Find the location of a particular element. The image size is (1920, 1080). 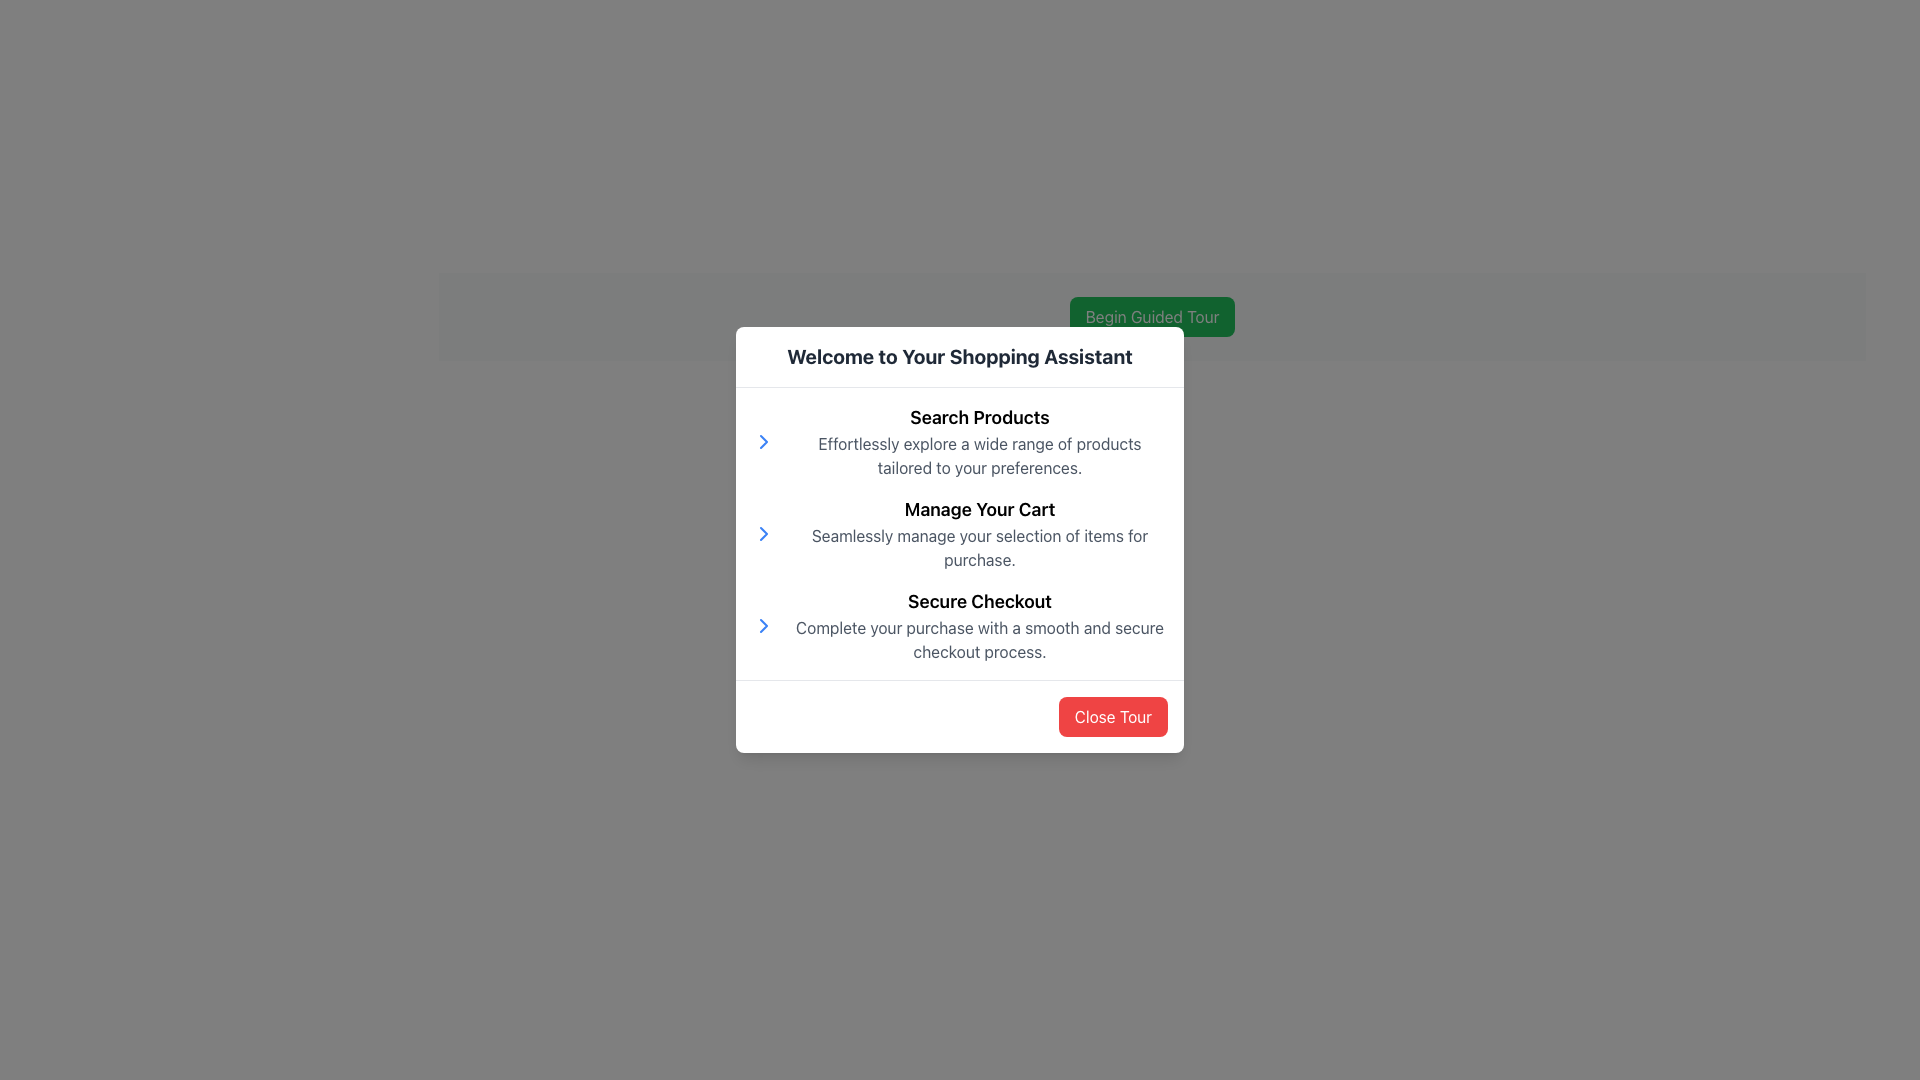

the guided tour button located at the top-center of the dialog box is located at coordinates (1152, 315).